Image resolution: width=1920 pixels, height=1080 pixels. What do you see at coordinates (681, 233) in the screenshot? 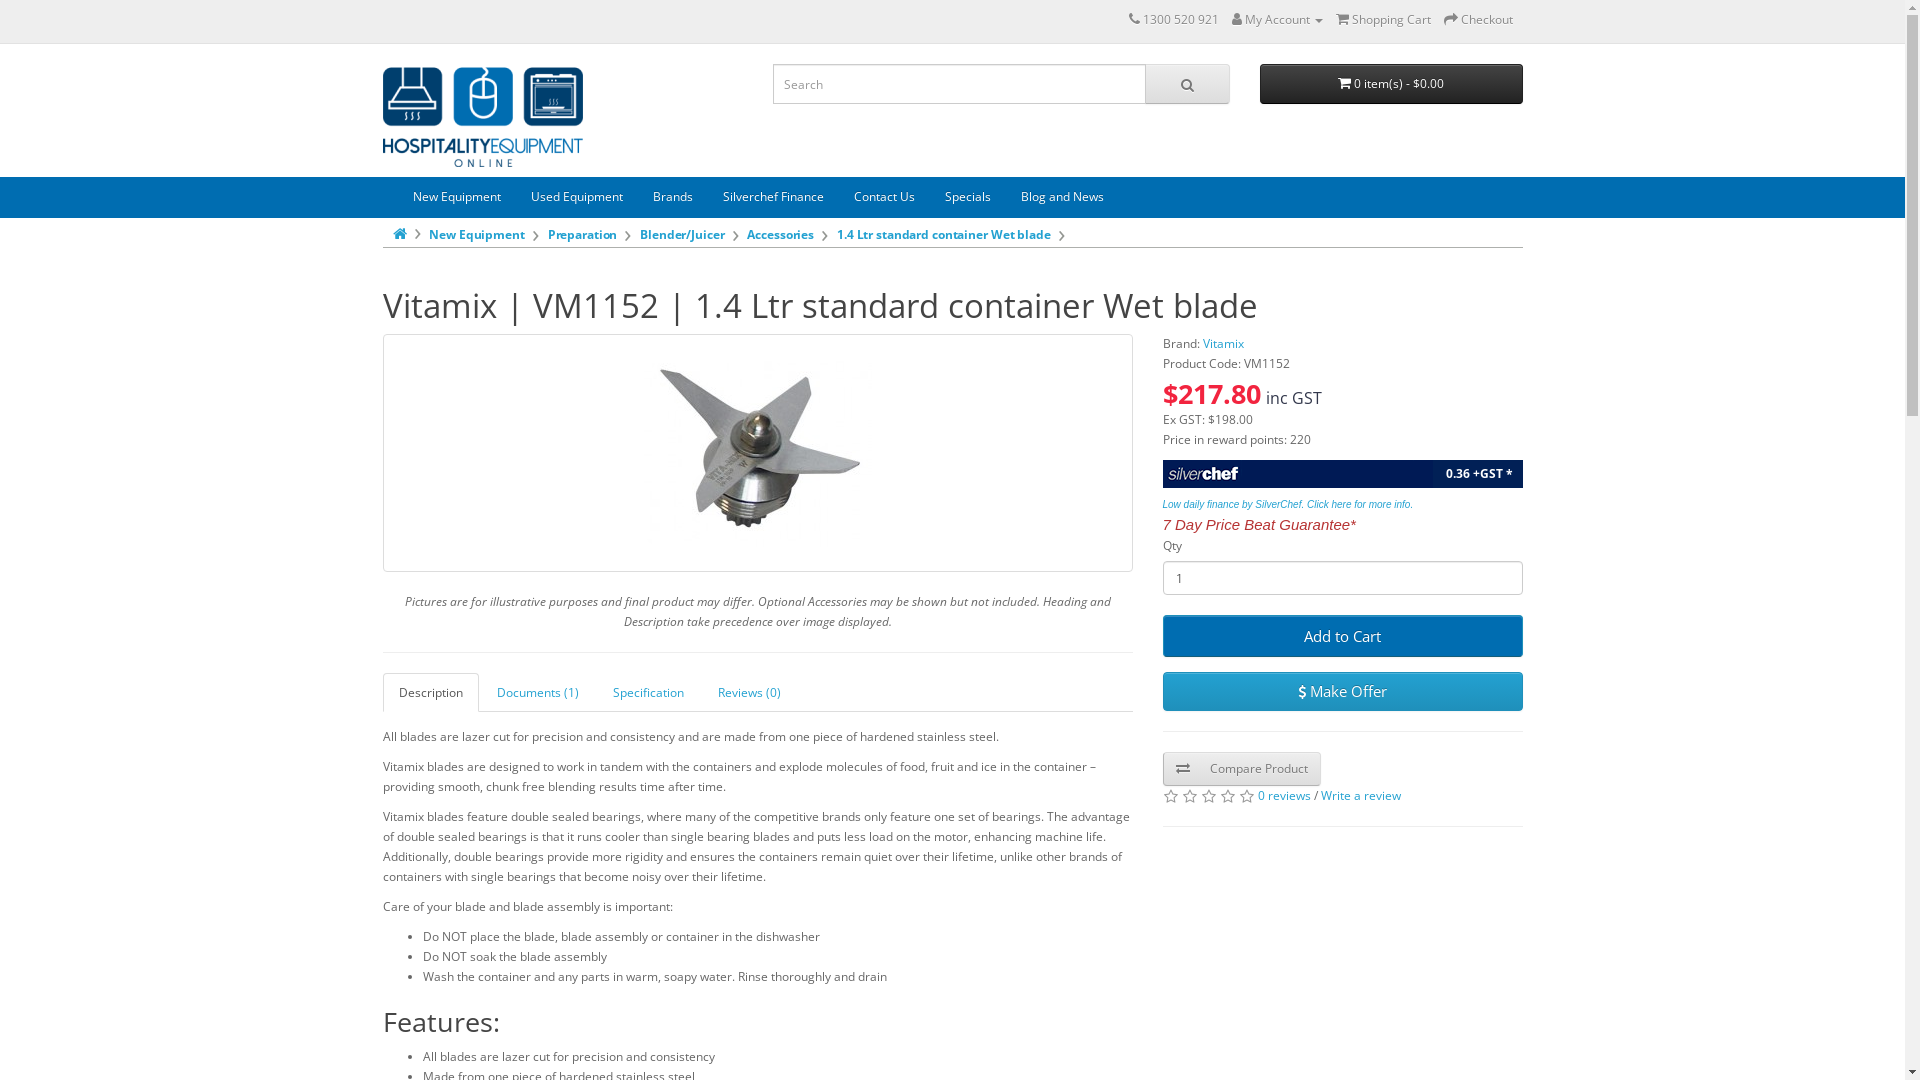
I see `'Blender/Juicer'` at bounding box center [681, 233].